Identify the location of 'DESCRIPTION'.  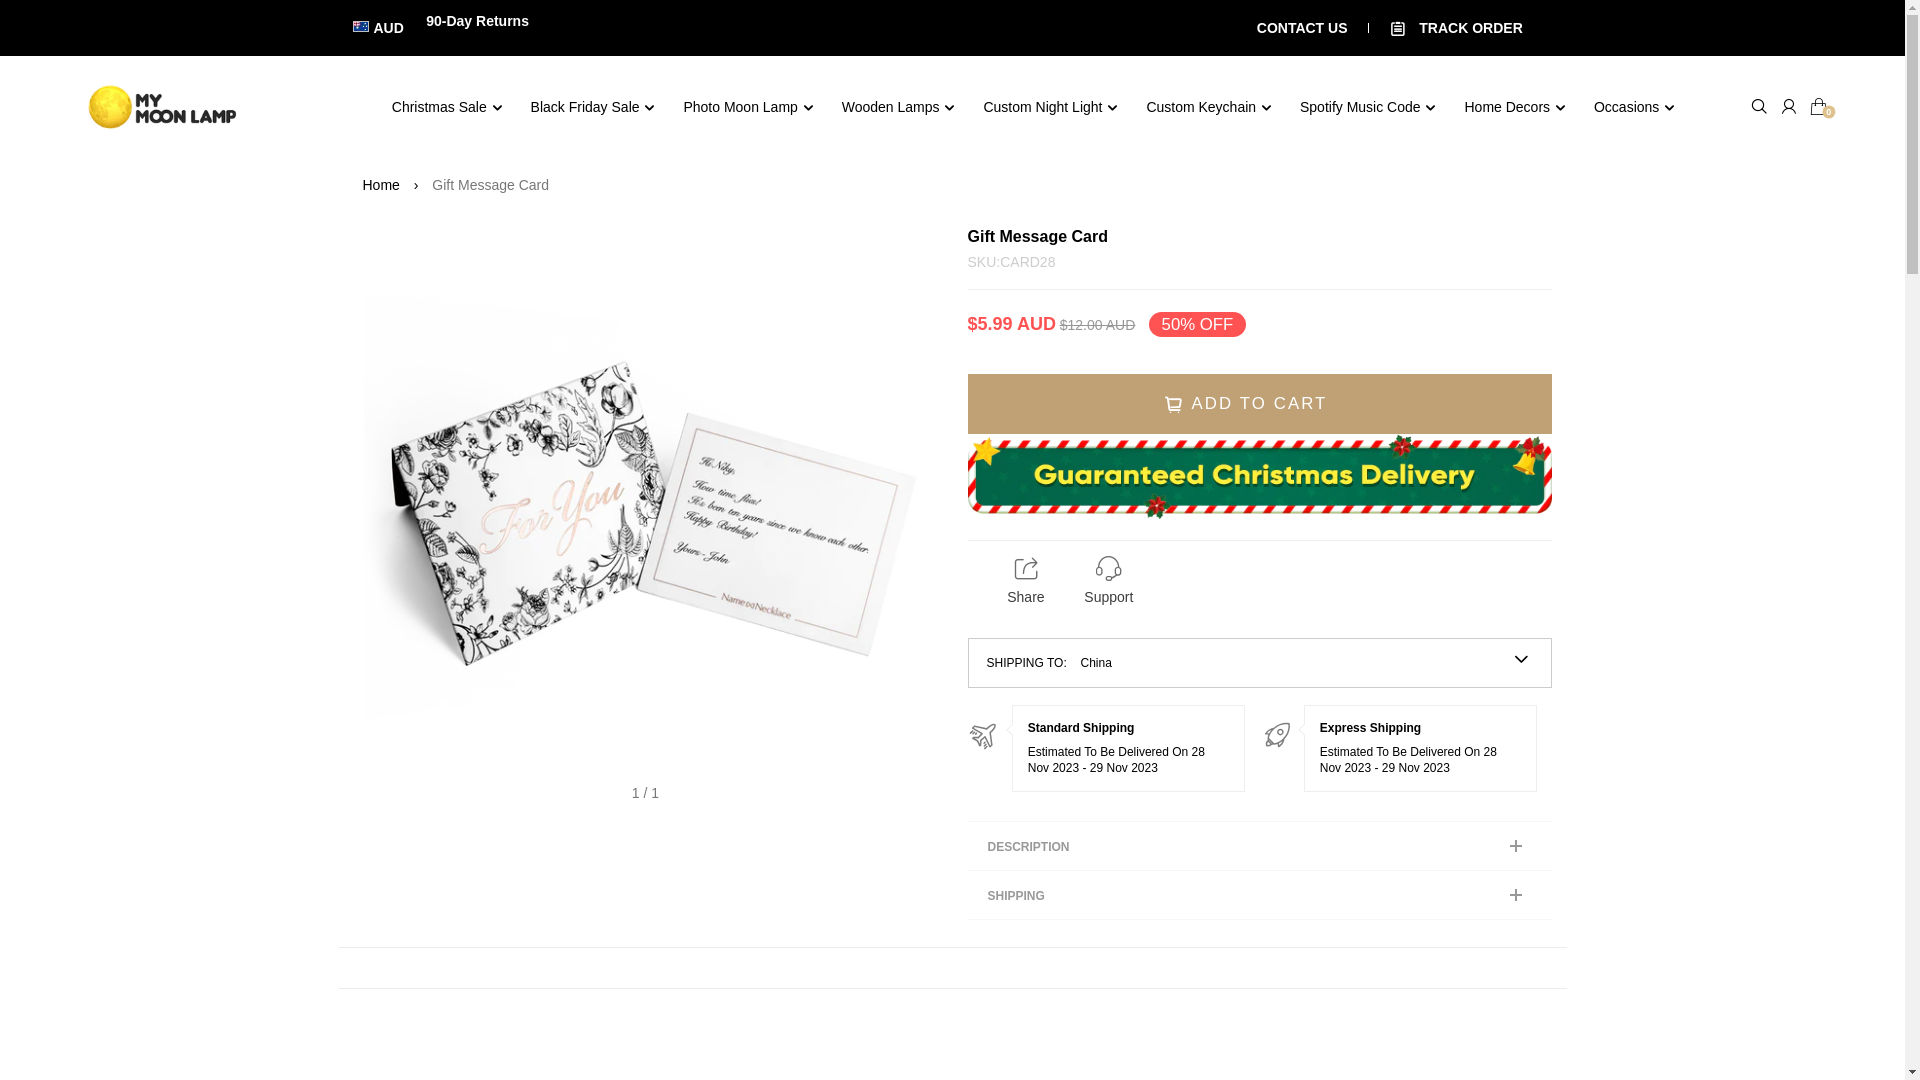
(1258, 845).